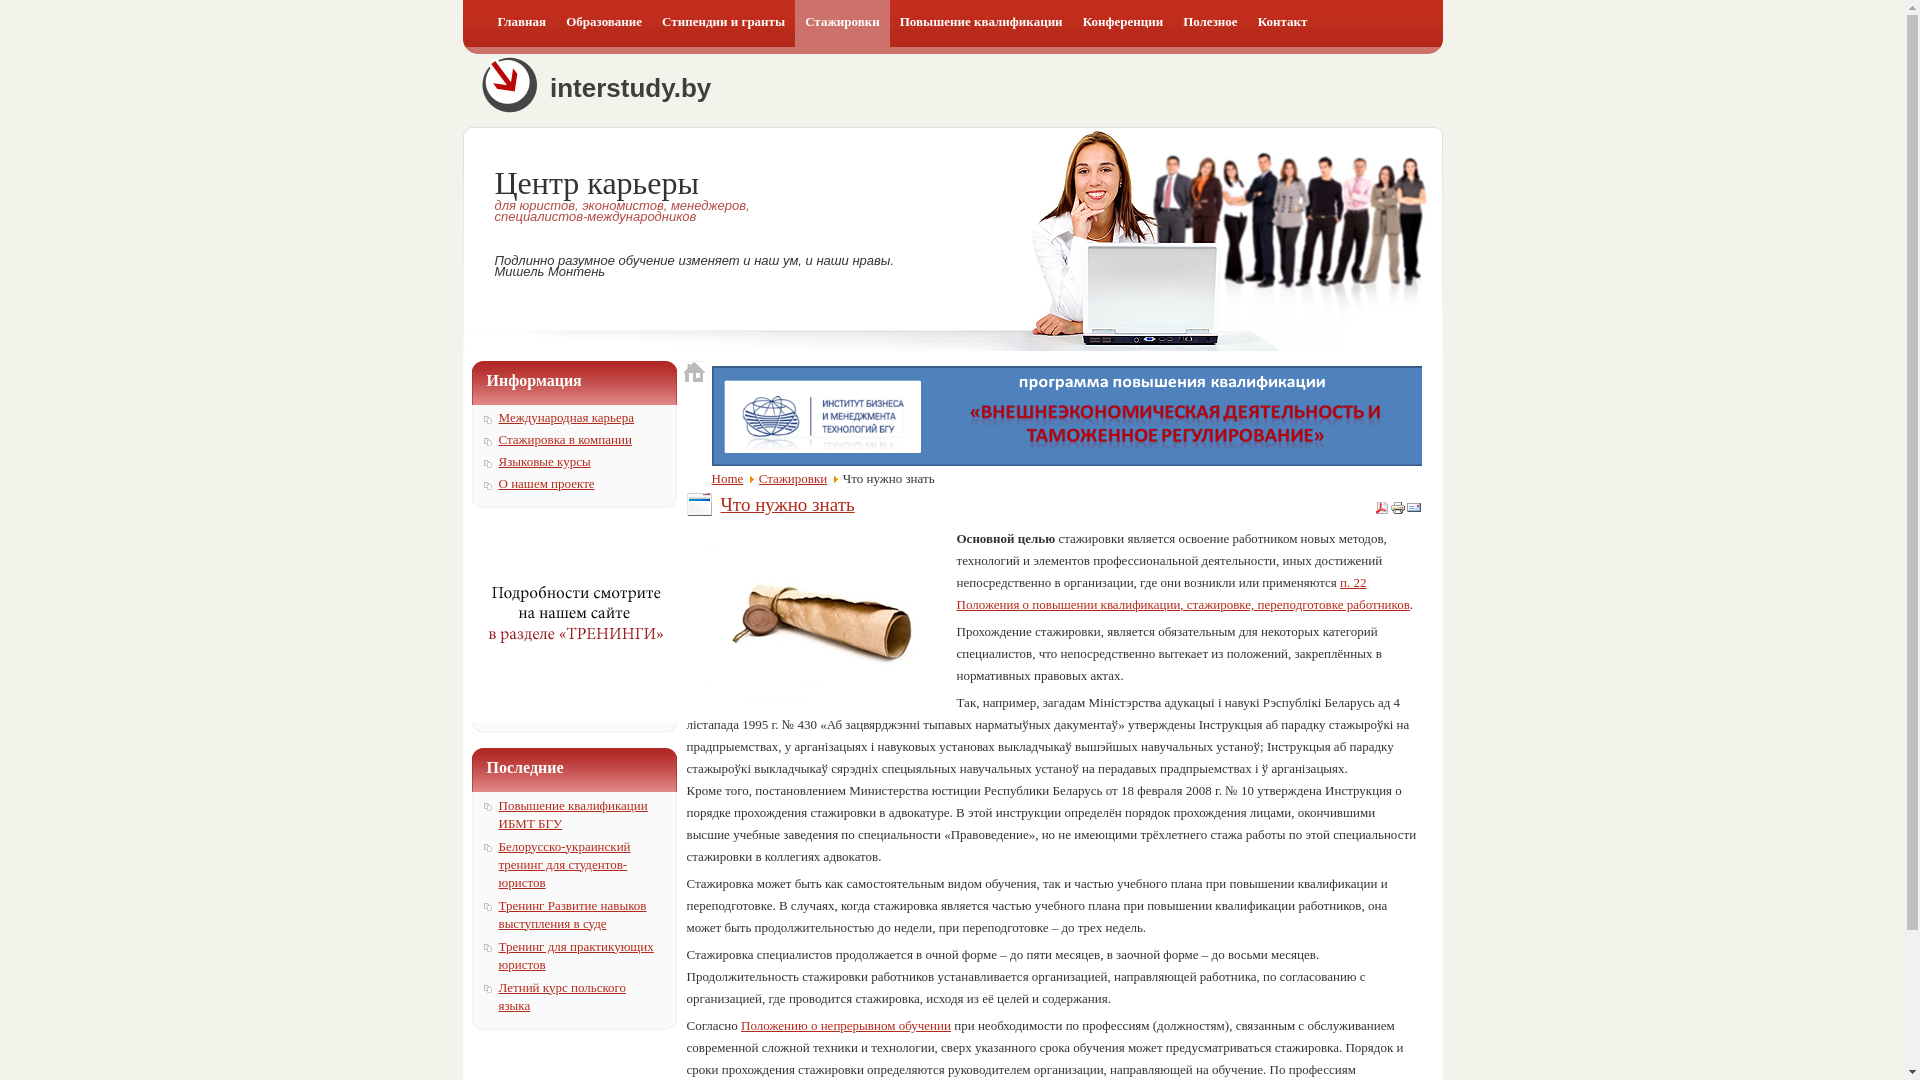  What do you see at coordinates (1413, 510) in the screenshot?
I see `'E-mail'` at bounding box center [1413, 510].